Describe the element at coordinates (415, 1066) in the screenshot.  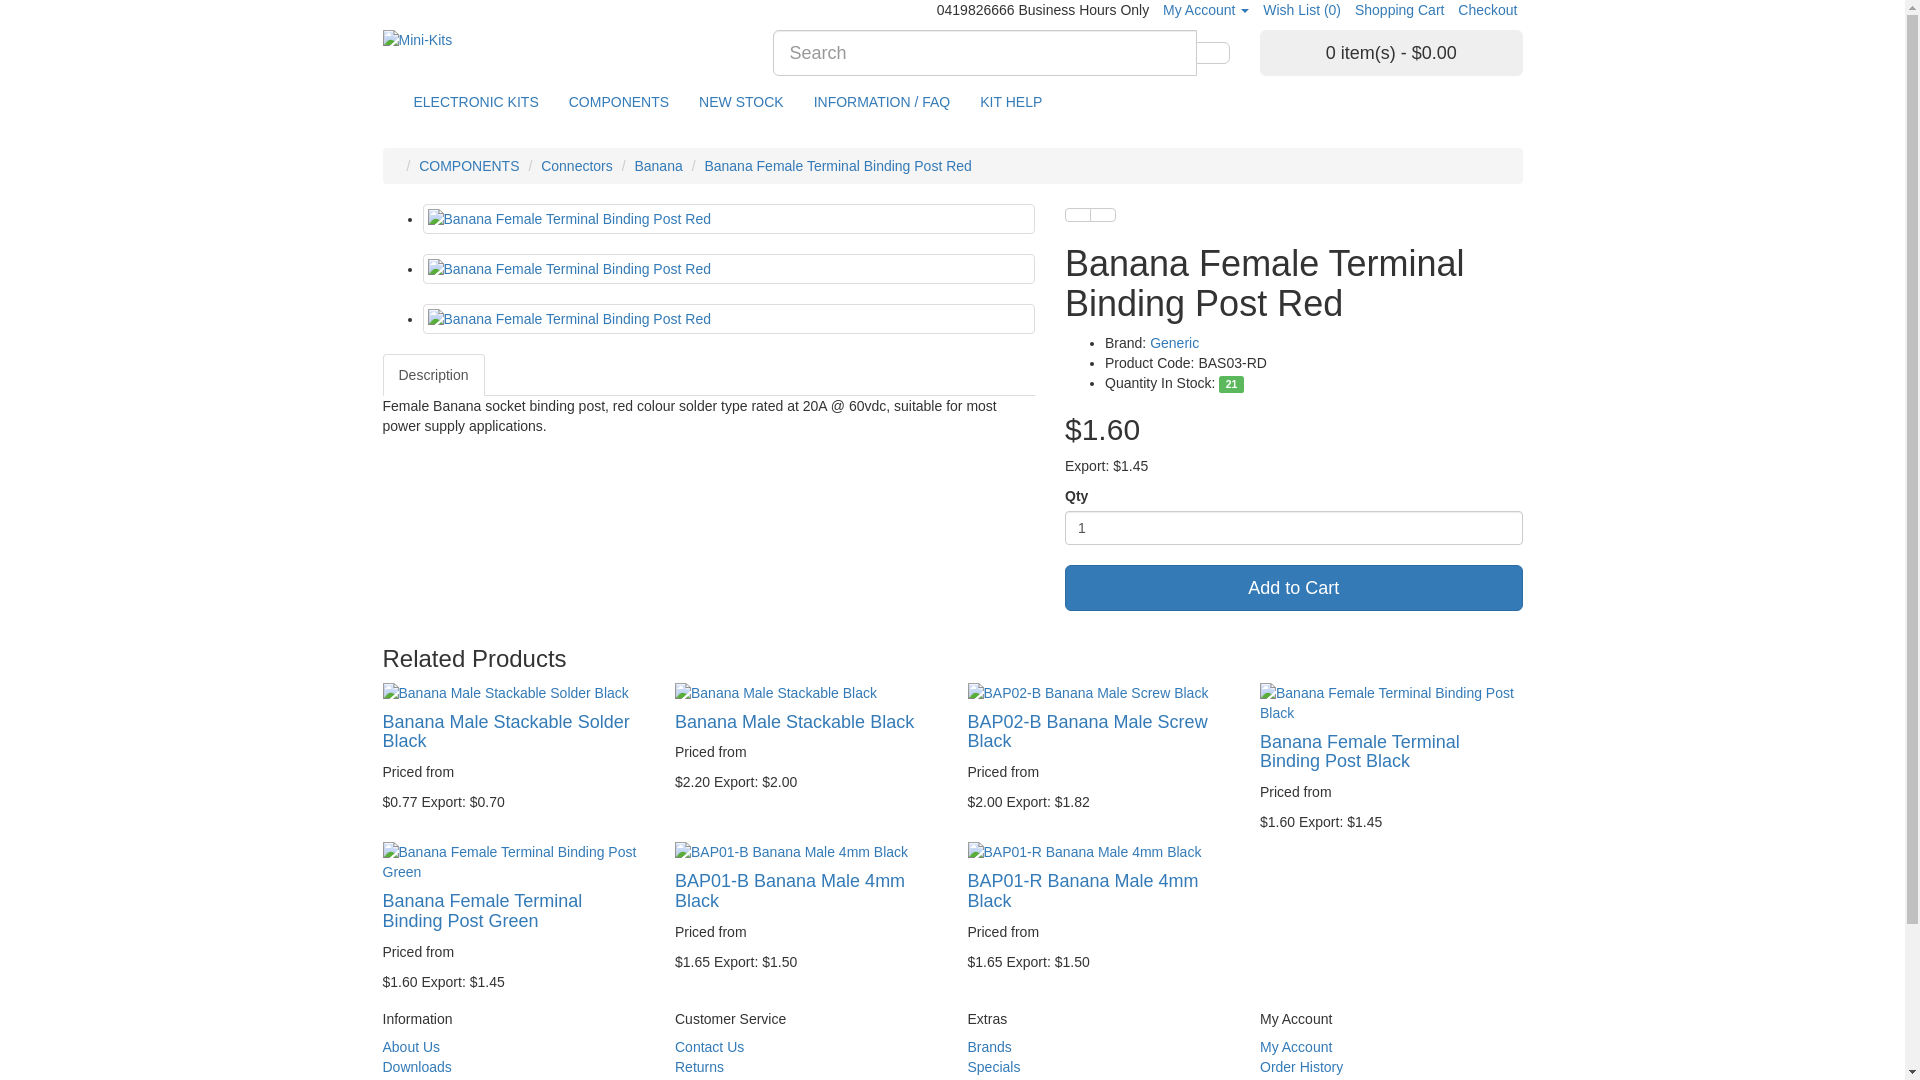
I see `'Downloads'` at that location.